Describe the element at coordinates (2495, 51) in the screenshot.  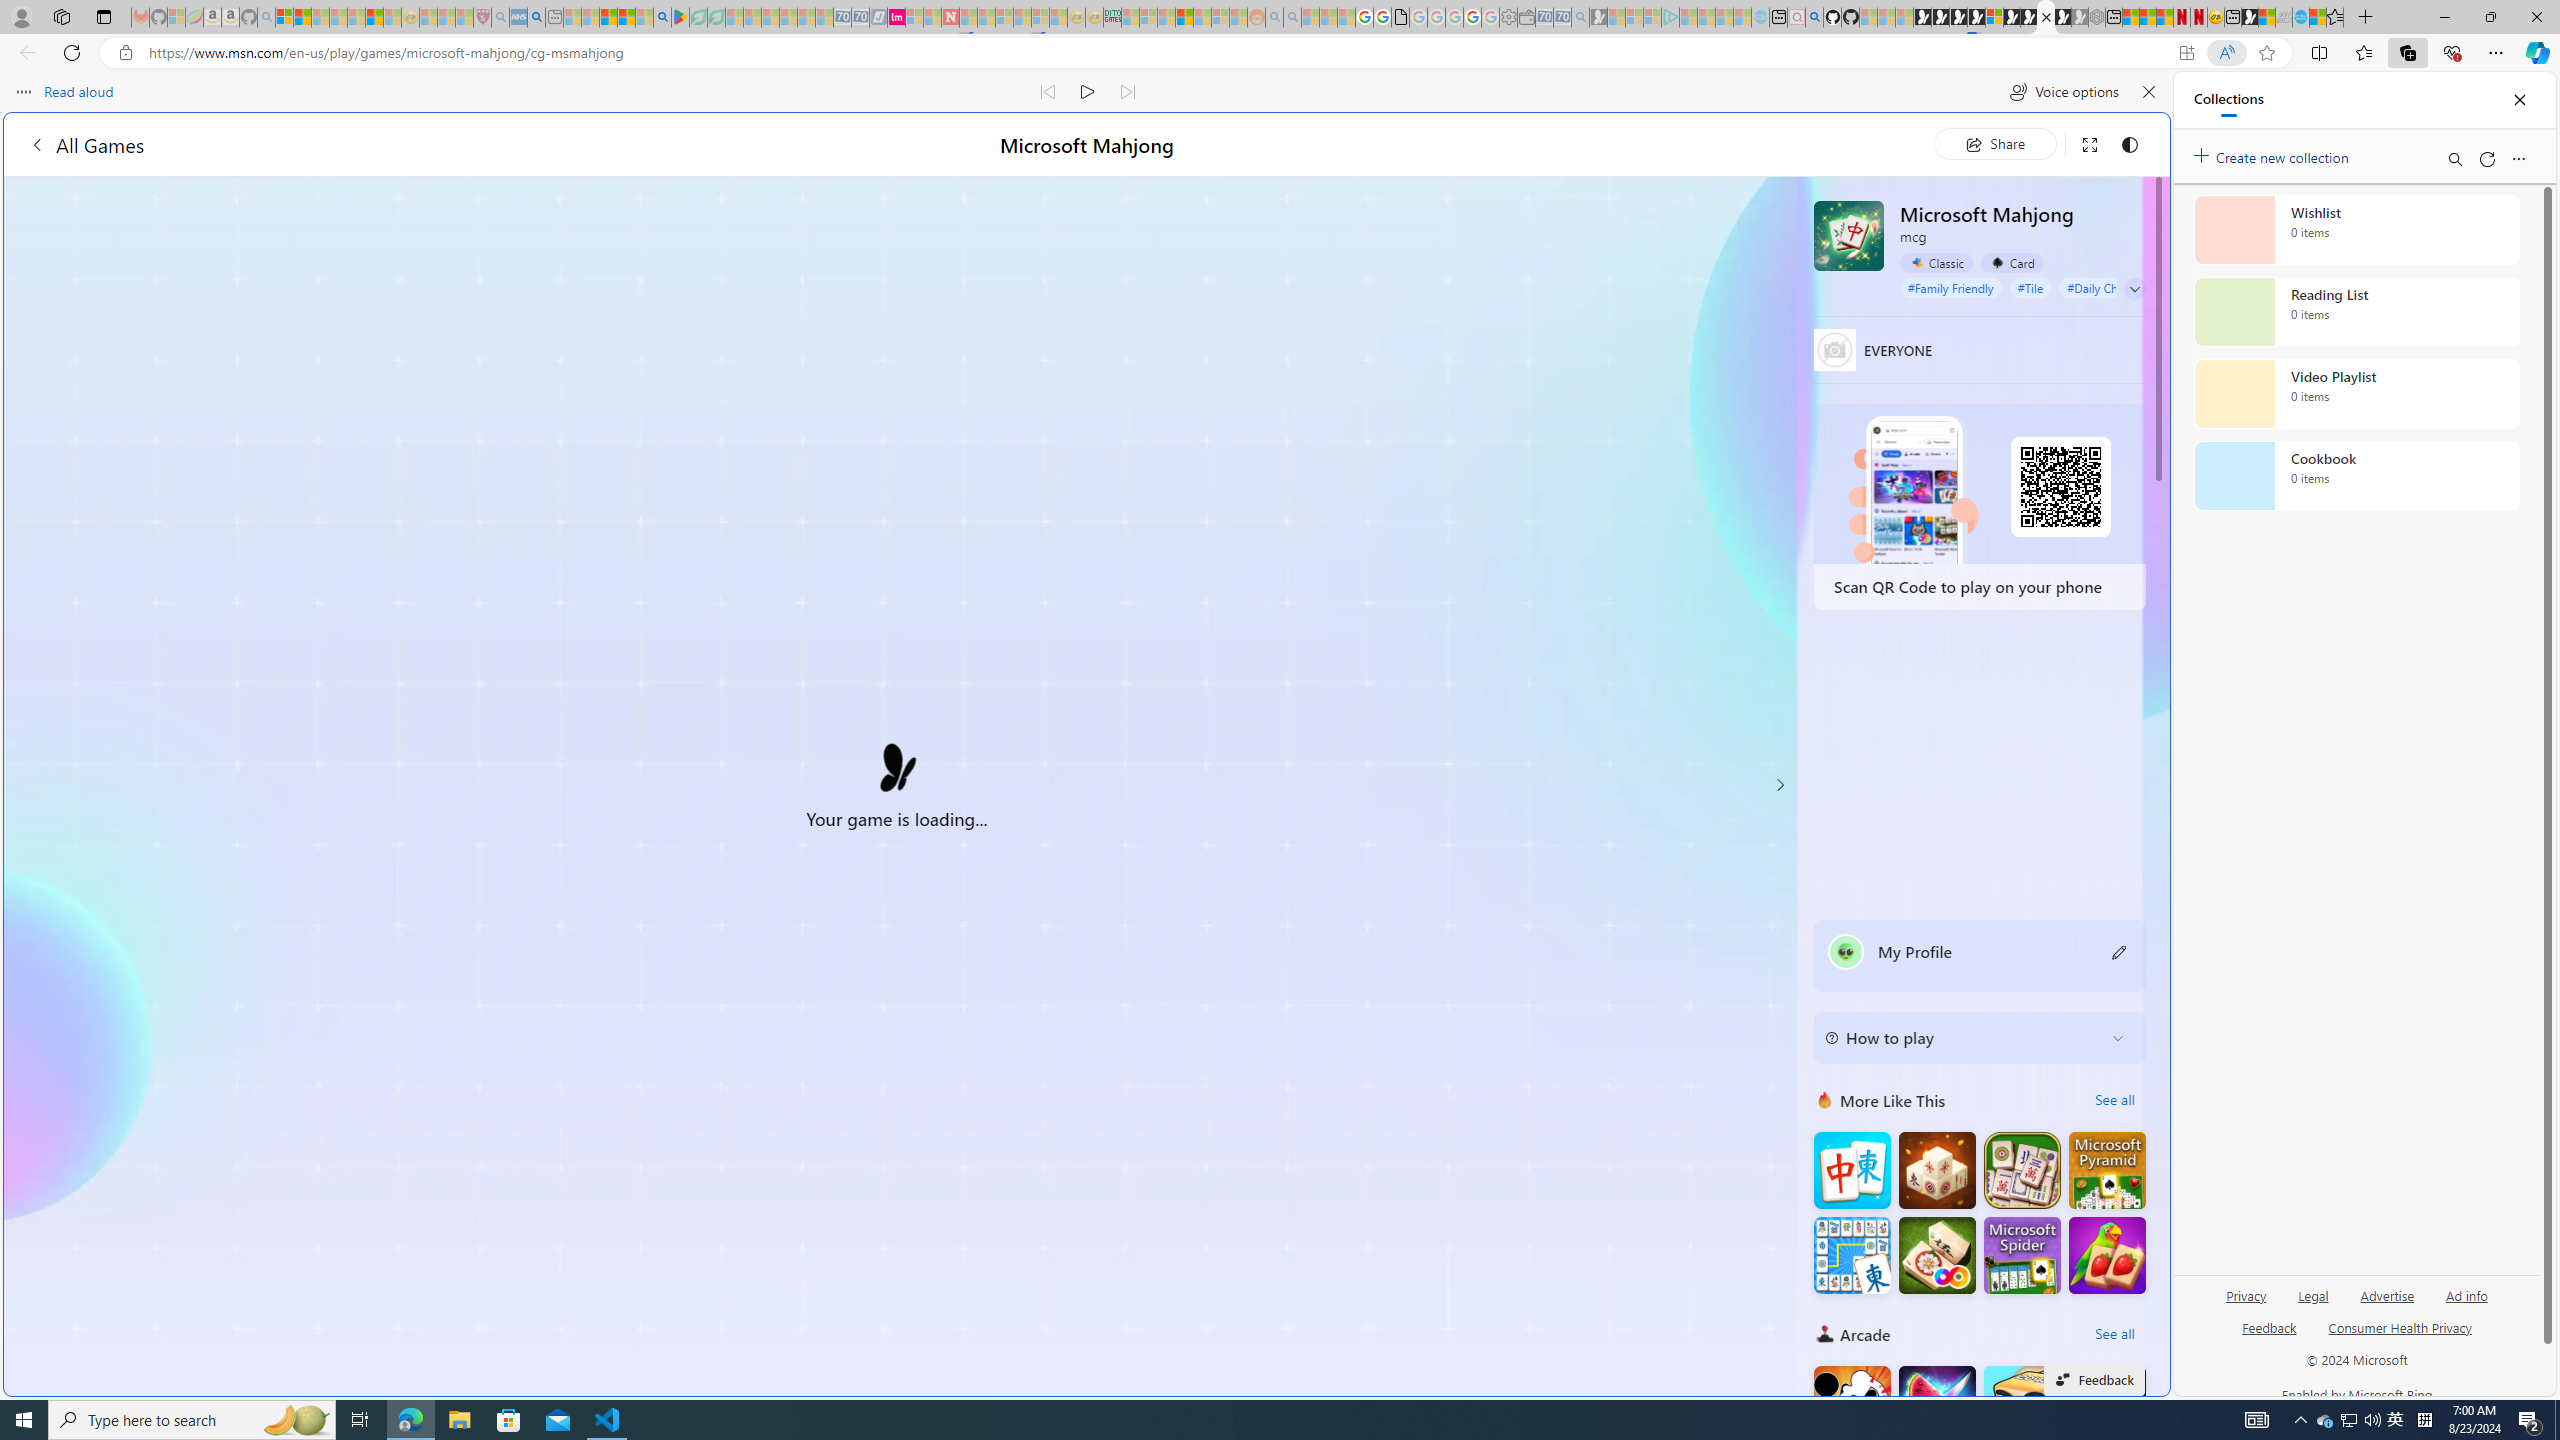
I see `'Settings and more (Alt+F)'` at that location.